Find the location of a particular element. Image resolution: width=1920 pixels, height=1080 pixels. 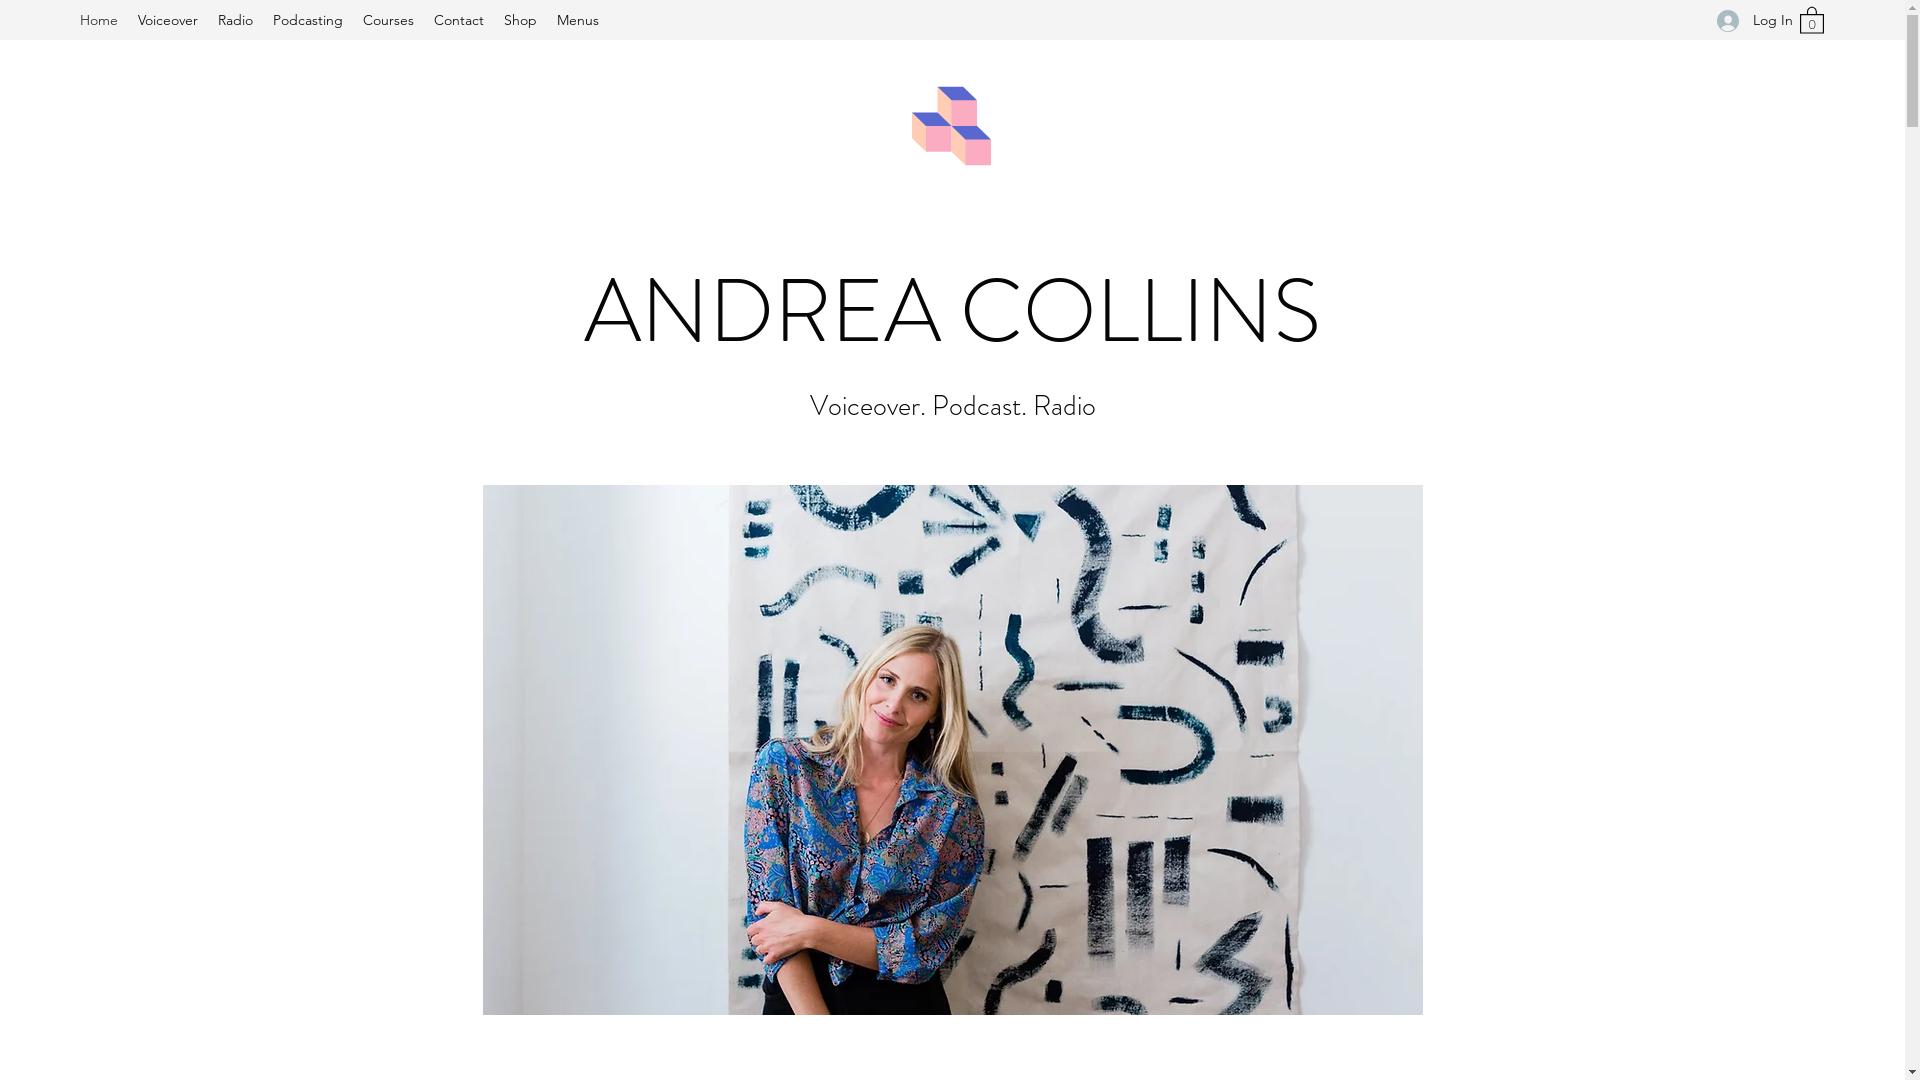

'Courses' is located at coordinates (353, 19).